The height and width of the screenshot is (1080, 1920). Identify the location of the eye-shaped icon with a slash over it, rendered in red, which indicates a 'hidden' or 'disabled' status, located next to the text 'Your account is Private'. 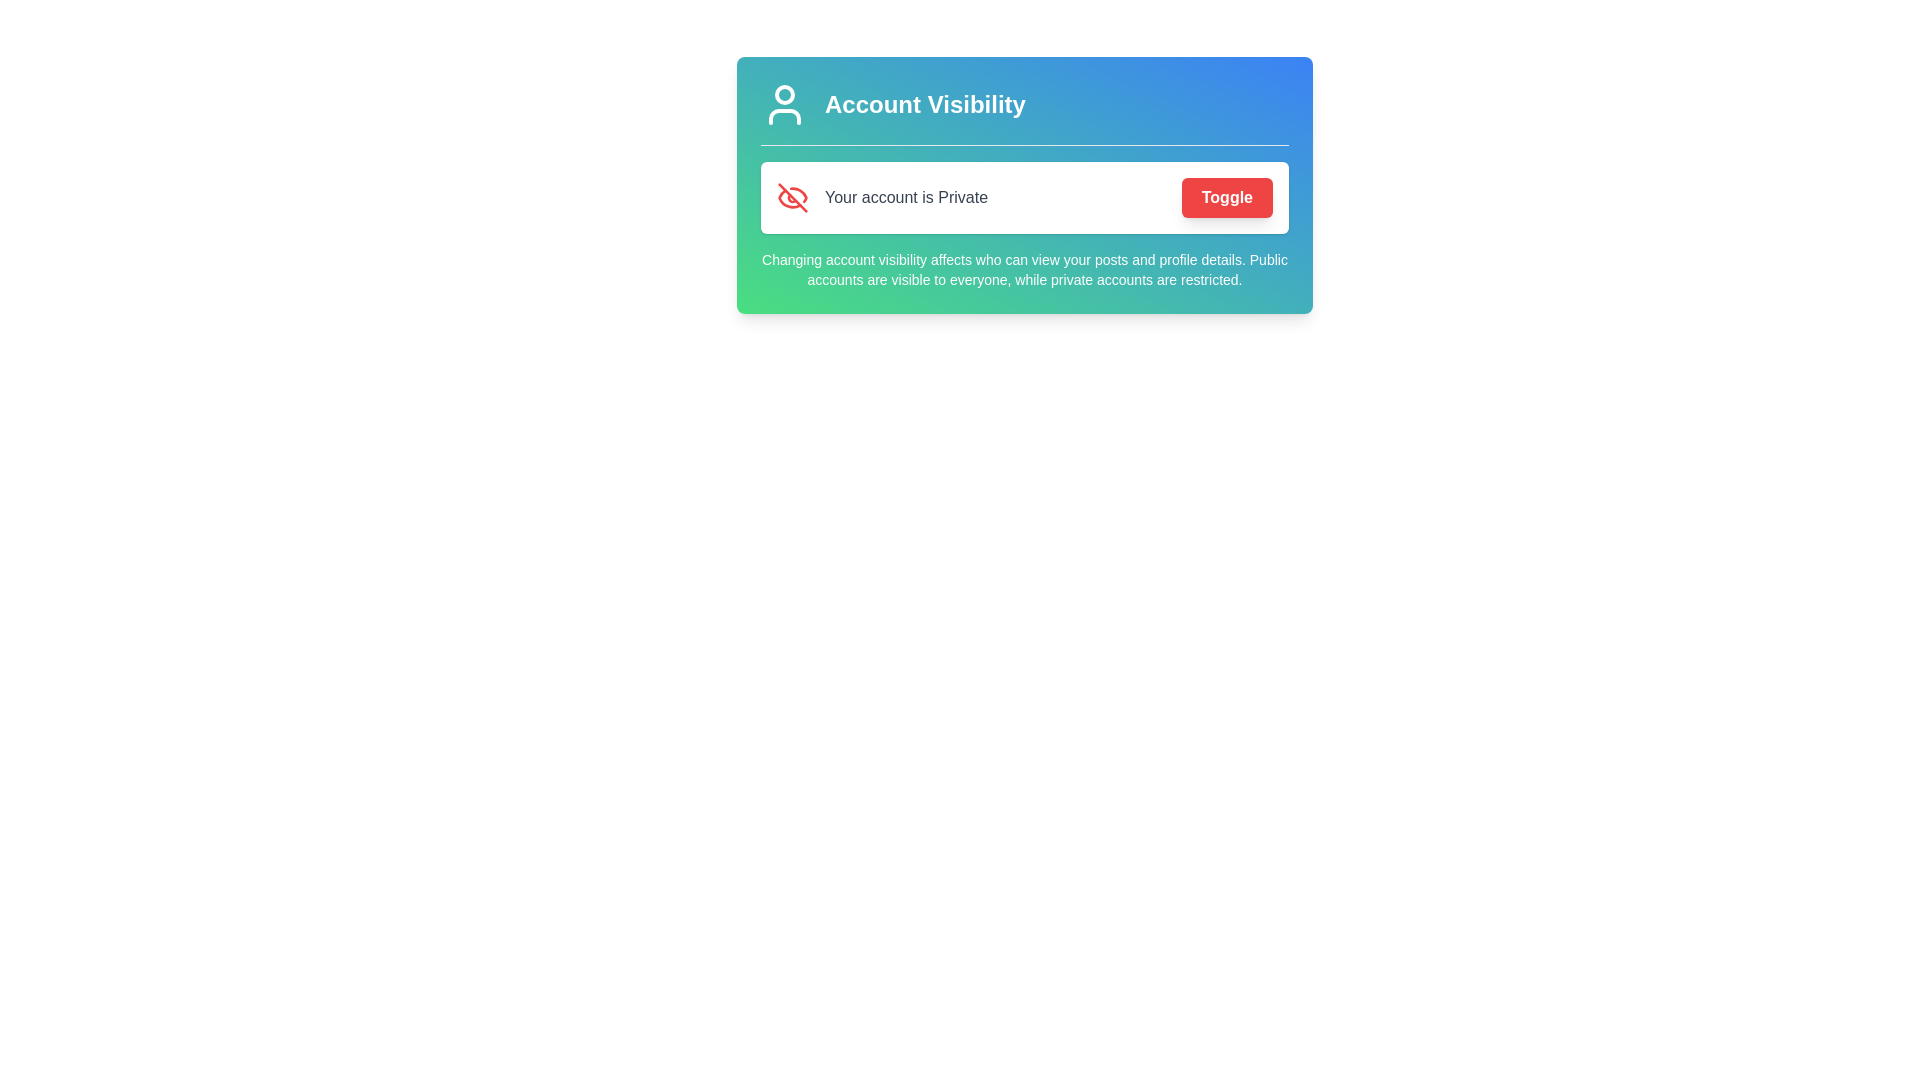
(791, 197).